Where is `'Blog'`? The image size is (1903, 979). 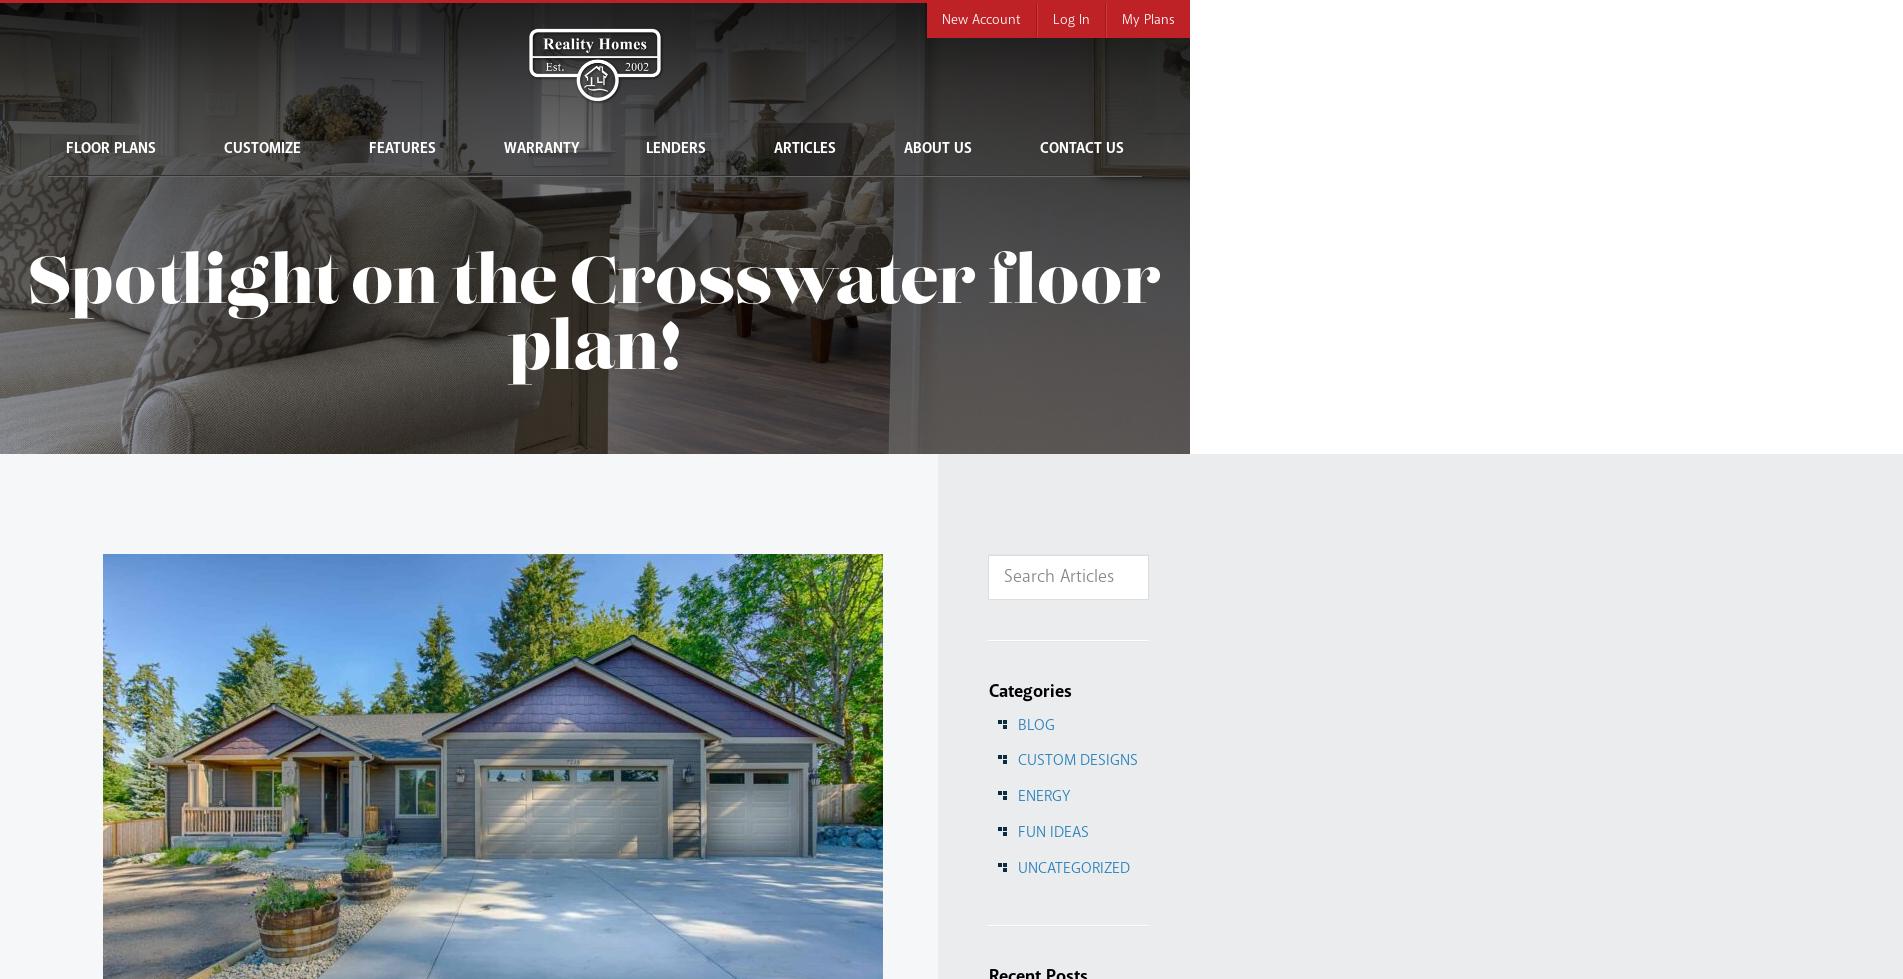 'Blog' is located at coordinates (1034, 723).